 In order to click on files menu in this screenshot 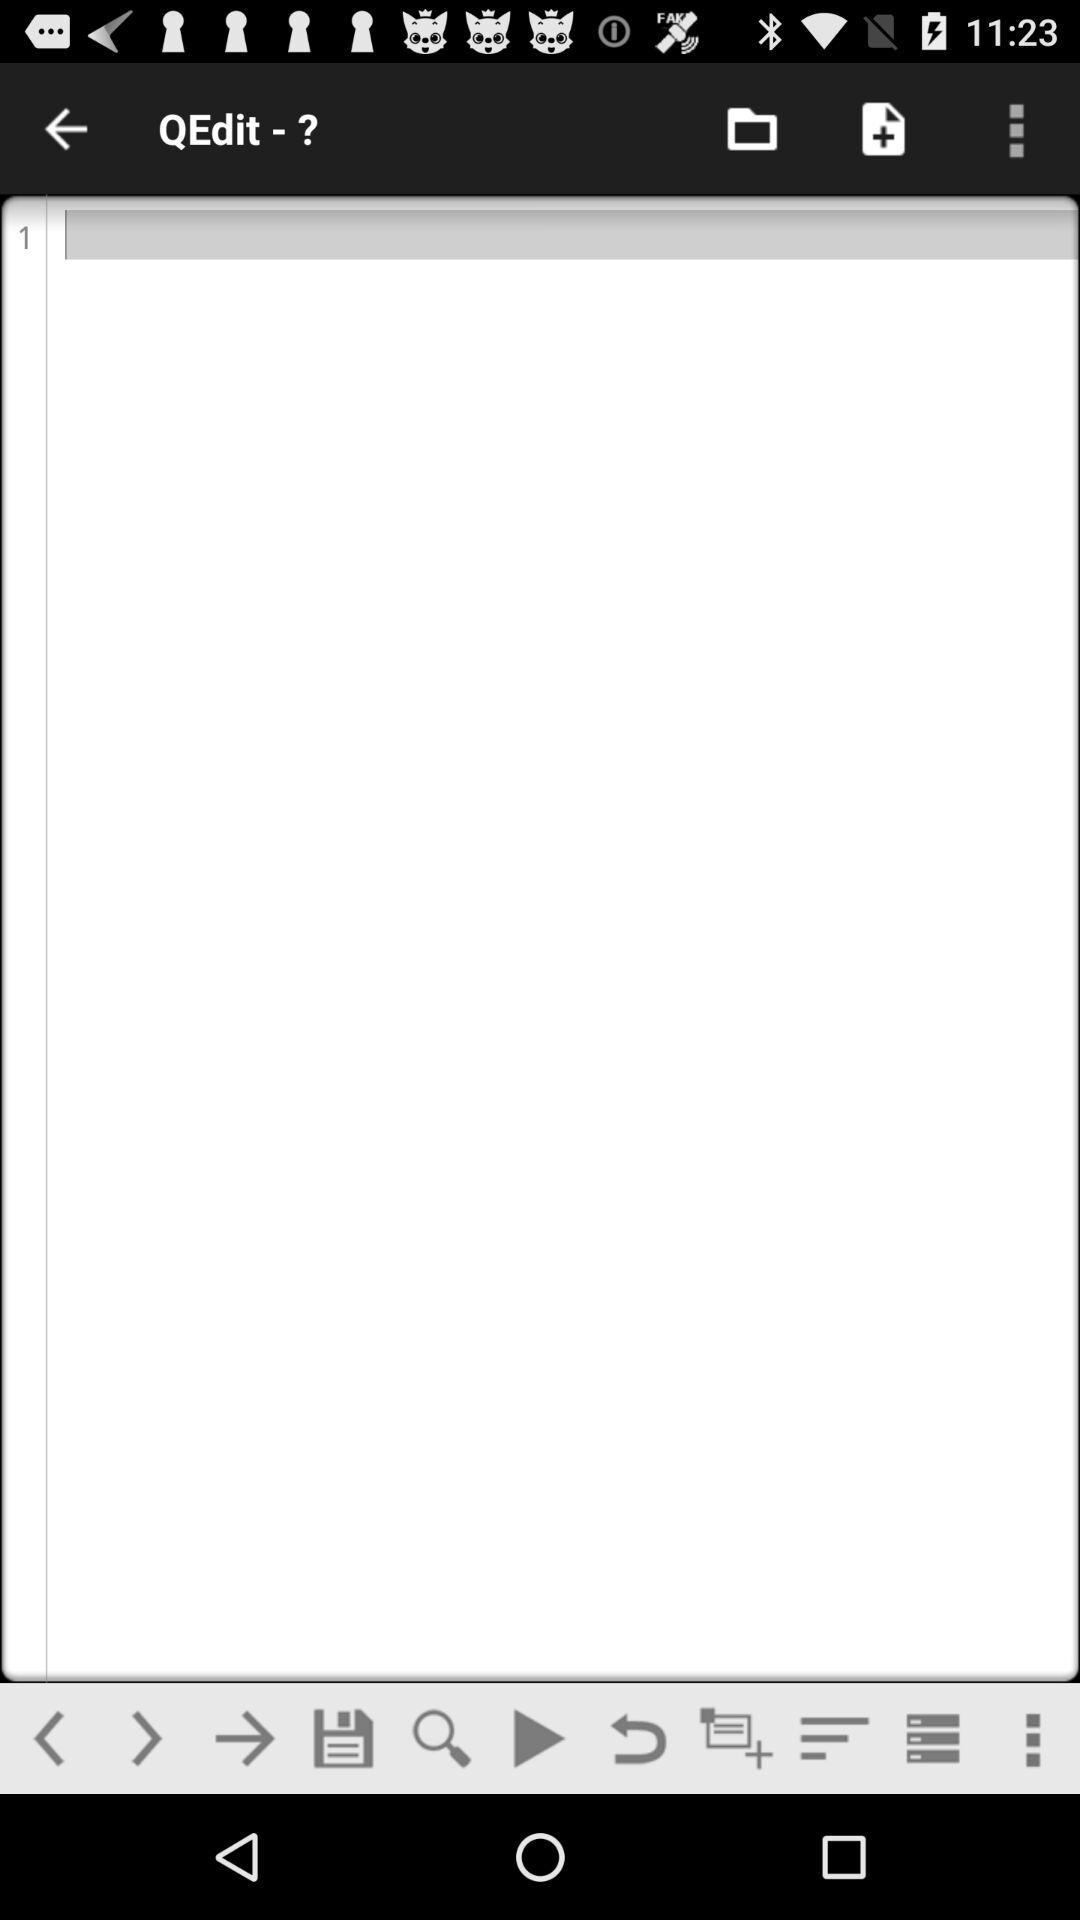, I will do `click(751, 127)`.